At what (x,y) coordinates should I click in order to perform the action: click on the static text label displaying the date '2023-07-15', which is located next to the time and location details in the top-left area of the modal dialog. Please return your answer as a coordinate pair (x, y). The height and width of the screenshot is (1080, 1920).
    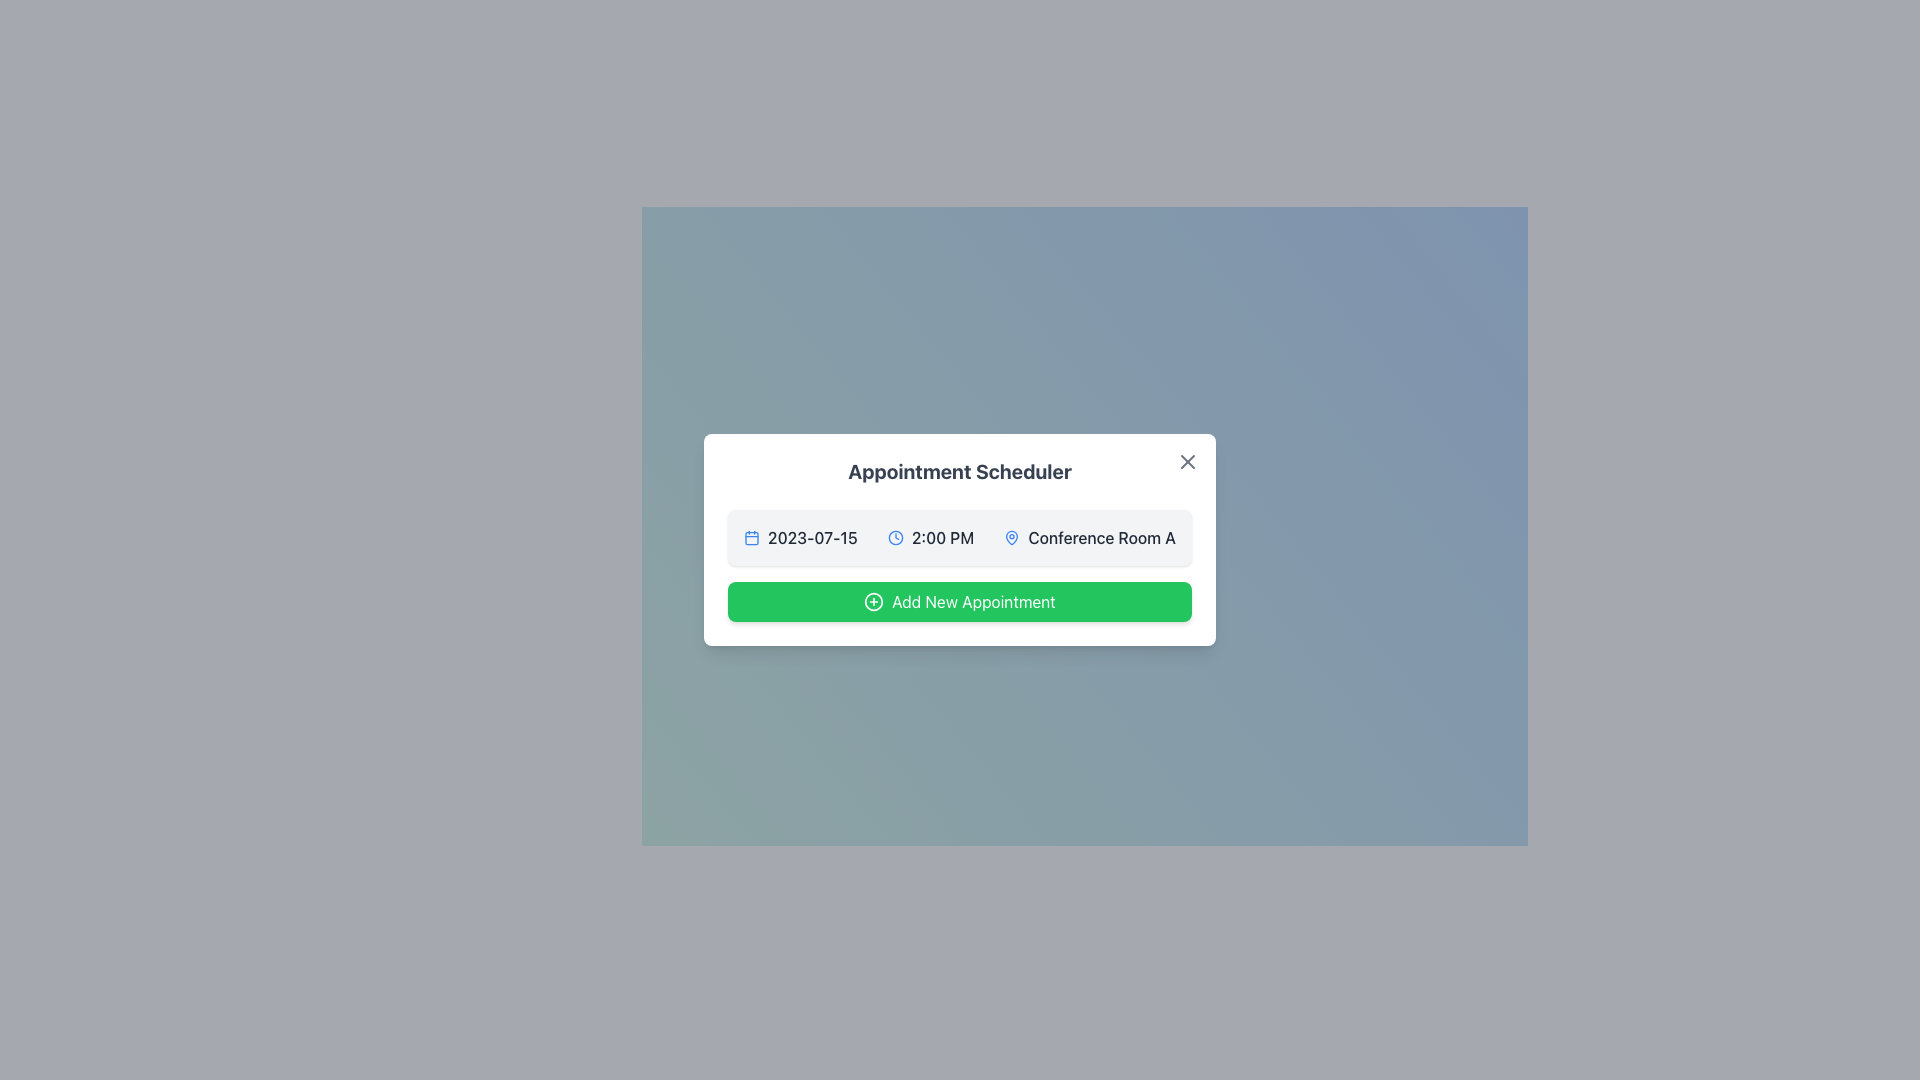
    Looking at the image, I should click on (812, 536).